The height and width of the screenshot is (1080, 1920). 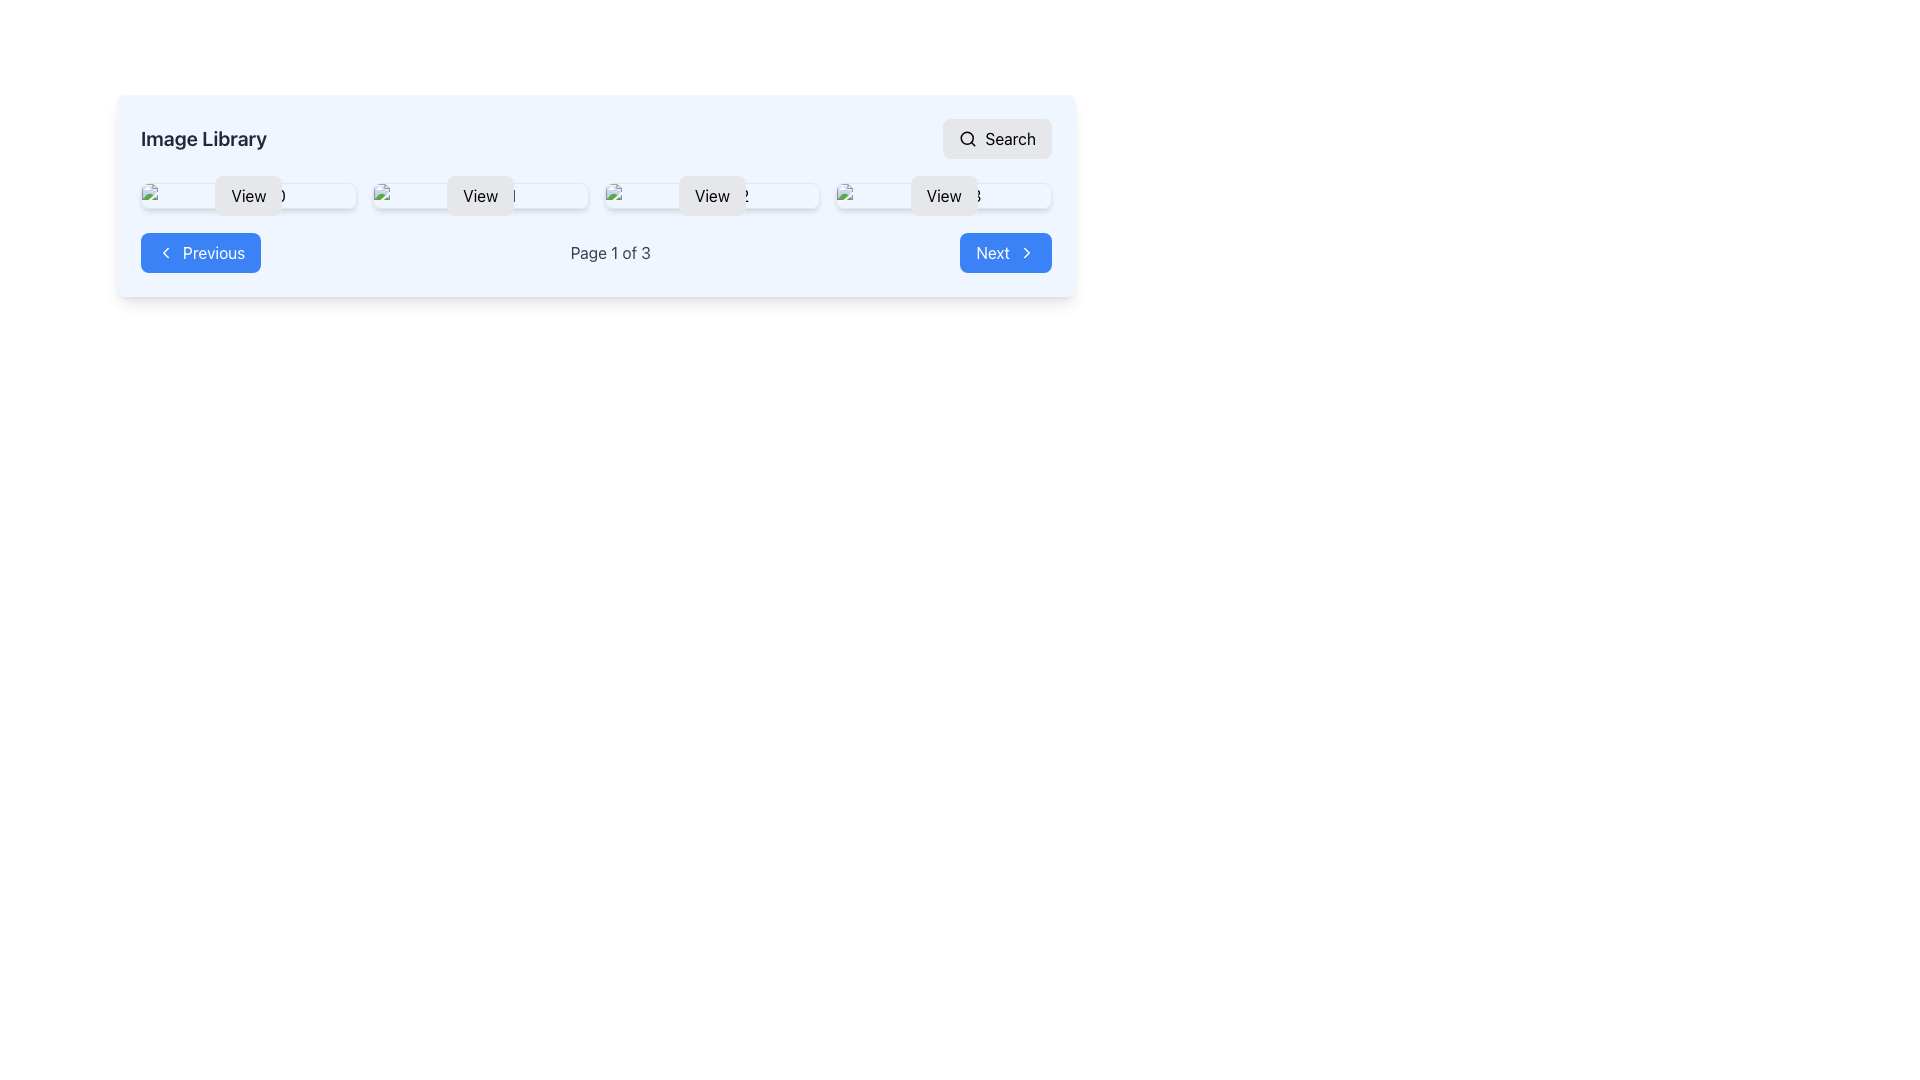 What do you see at coordinates (712, 196) in the screenshot?
I see `the button in the third column of the grid layout` at bounding box center [712, 196].